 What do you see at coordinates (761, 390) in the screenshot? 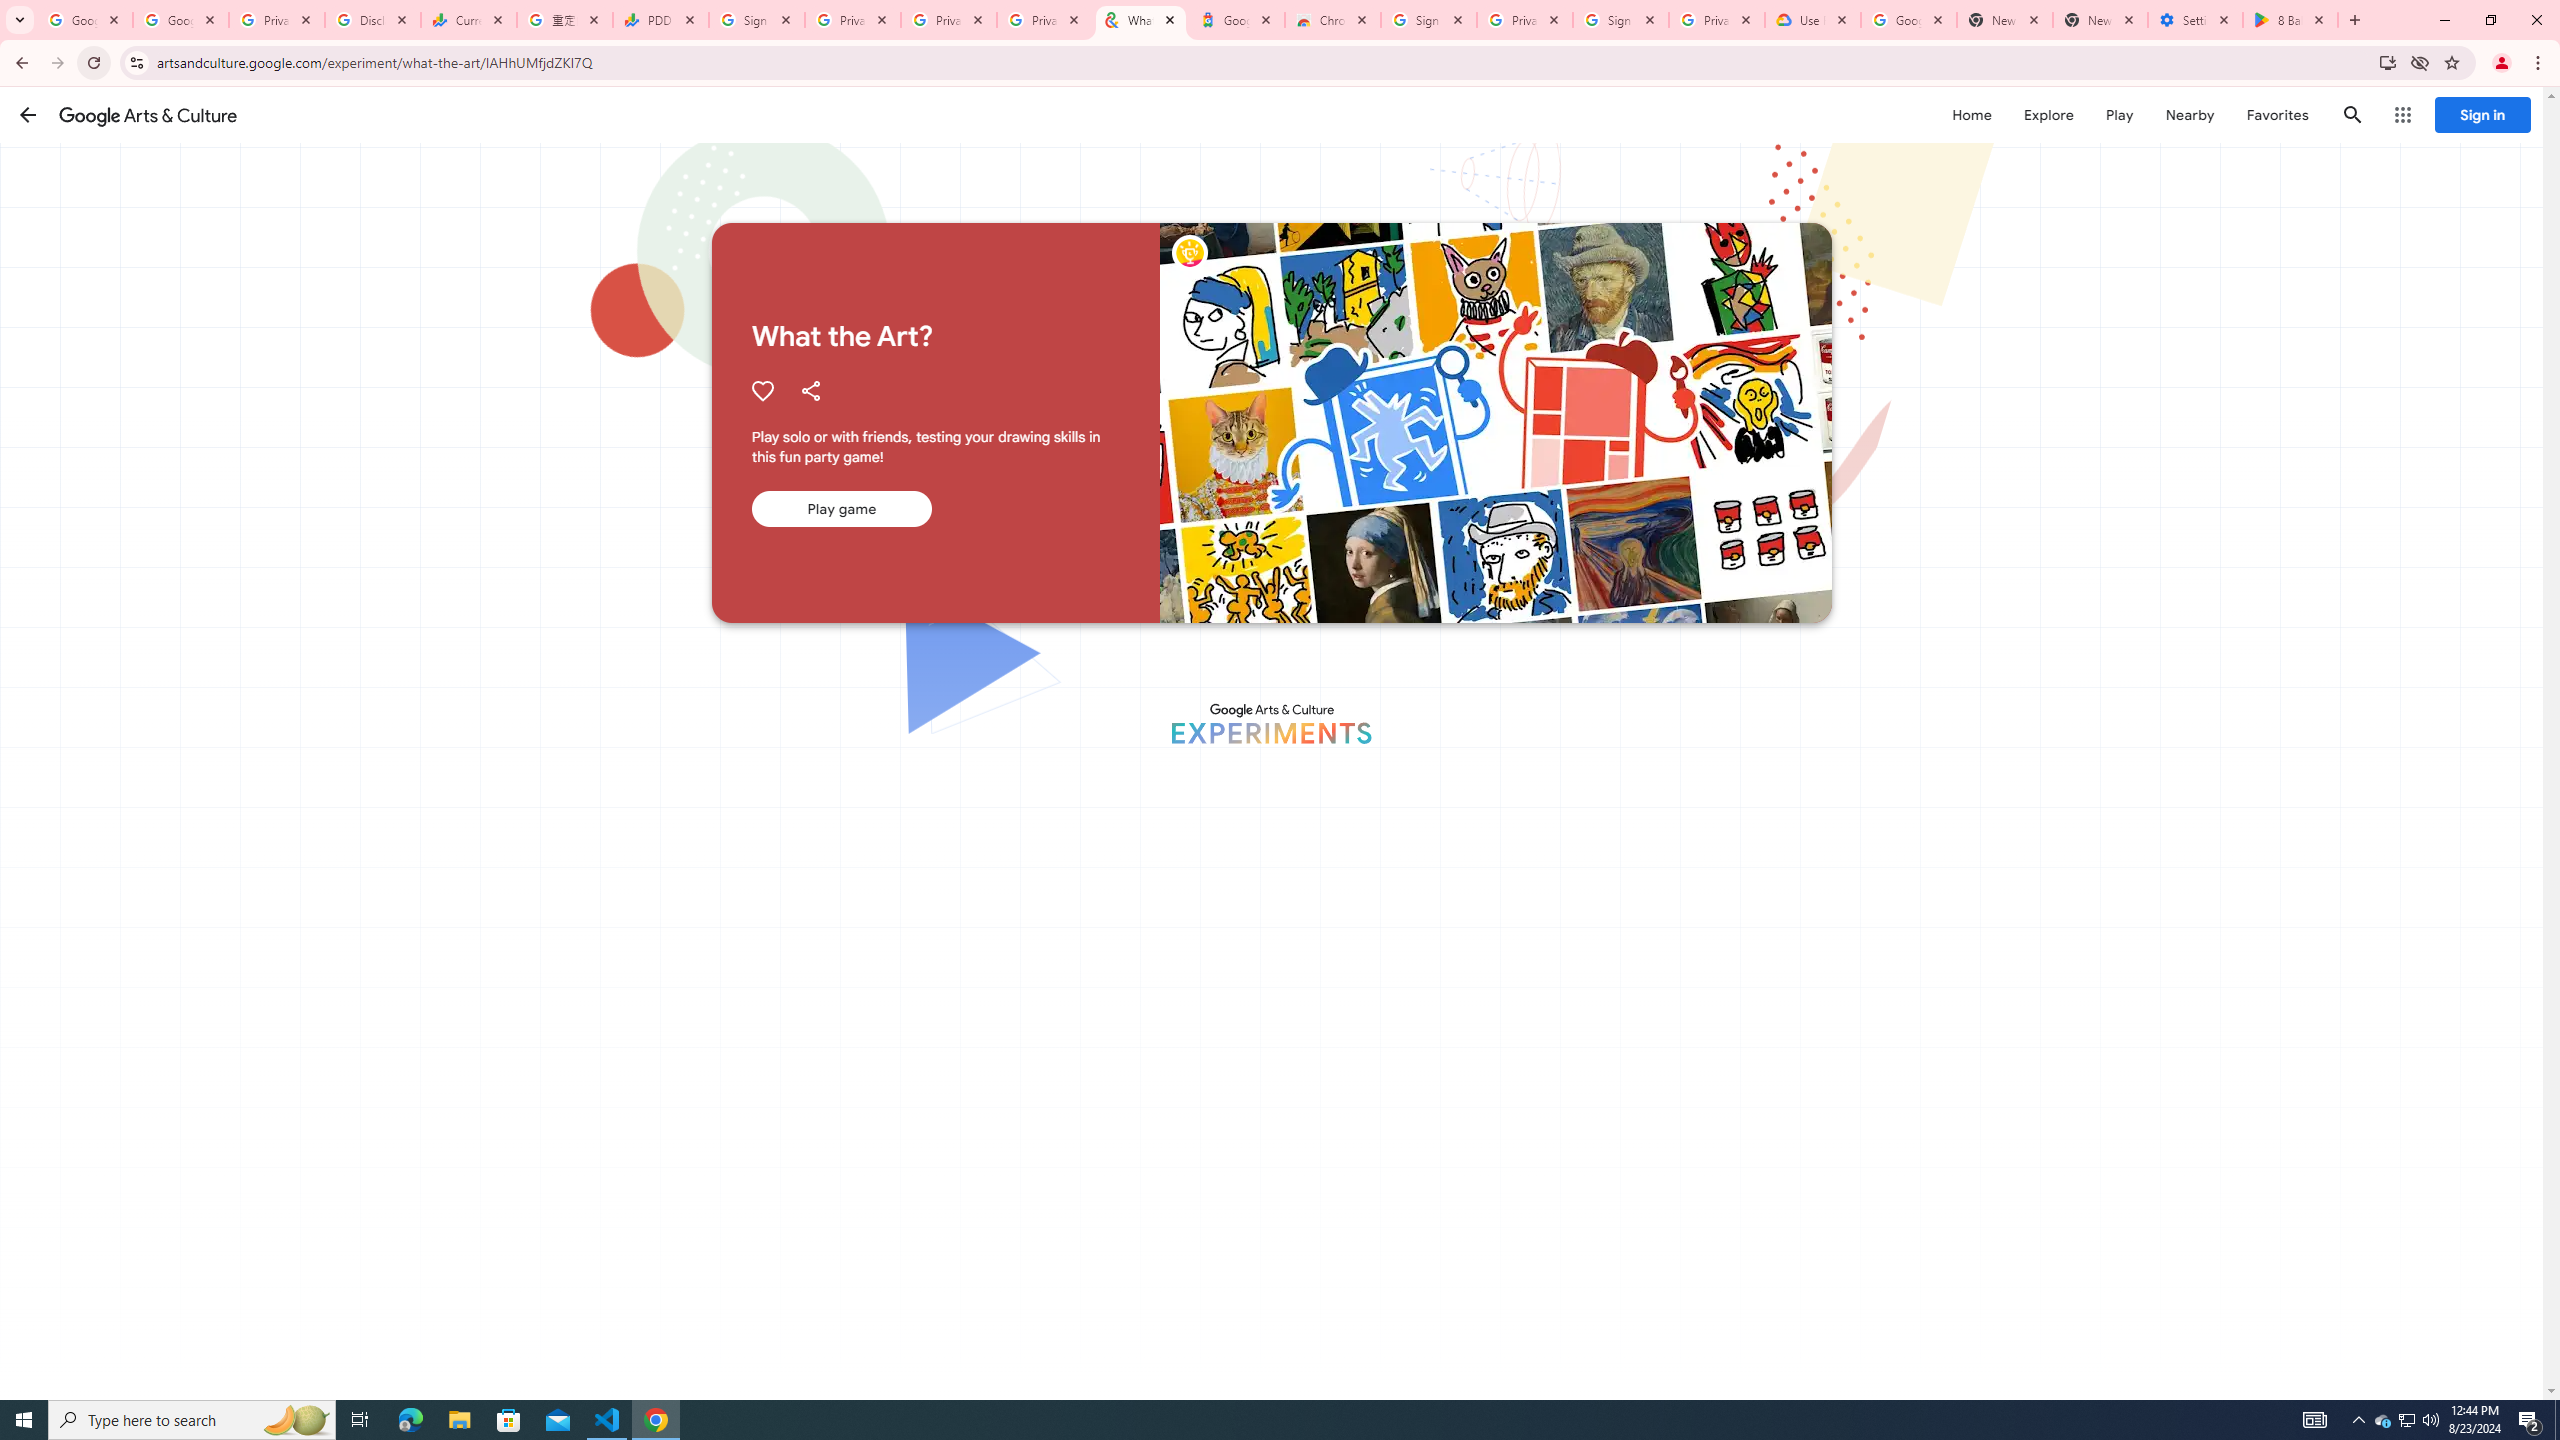
I see `'Authenticate to favorite this asset.'` at bounding box center [761, 390].